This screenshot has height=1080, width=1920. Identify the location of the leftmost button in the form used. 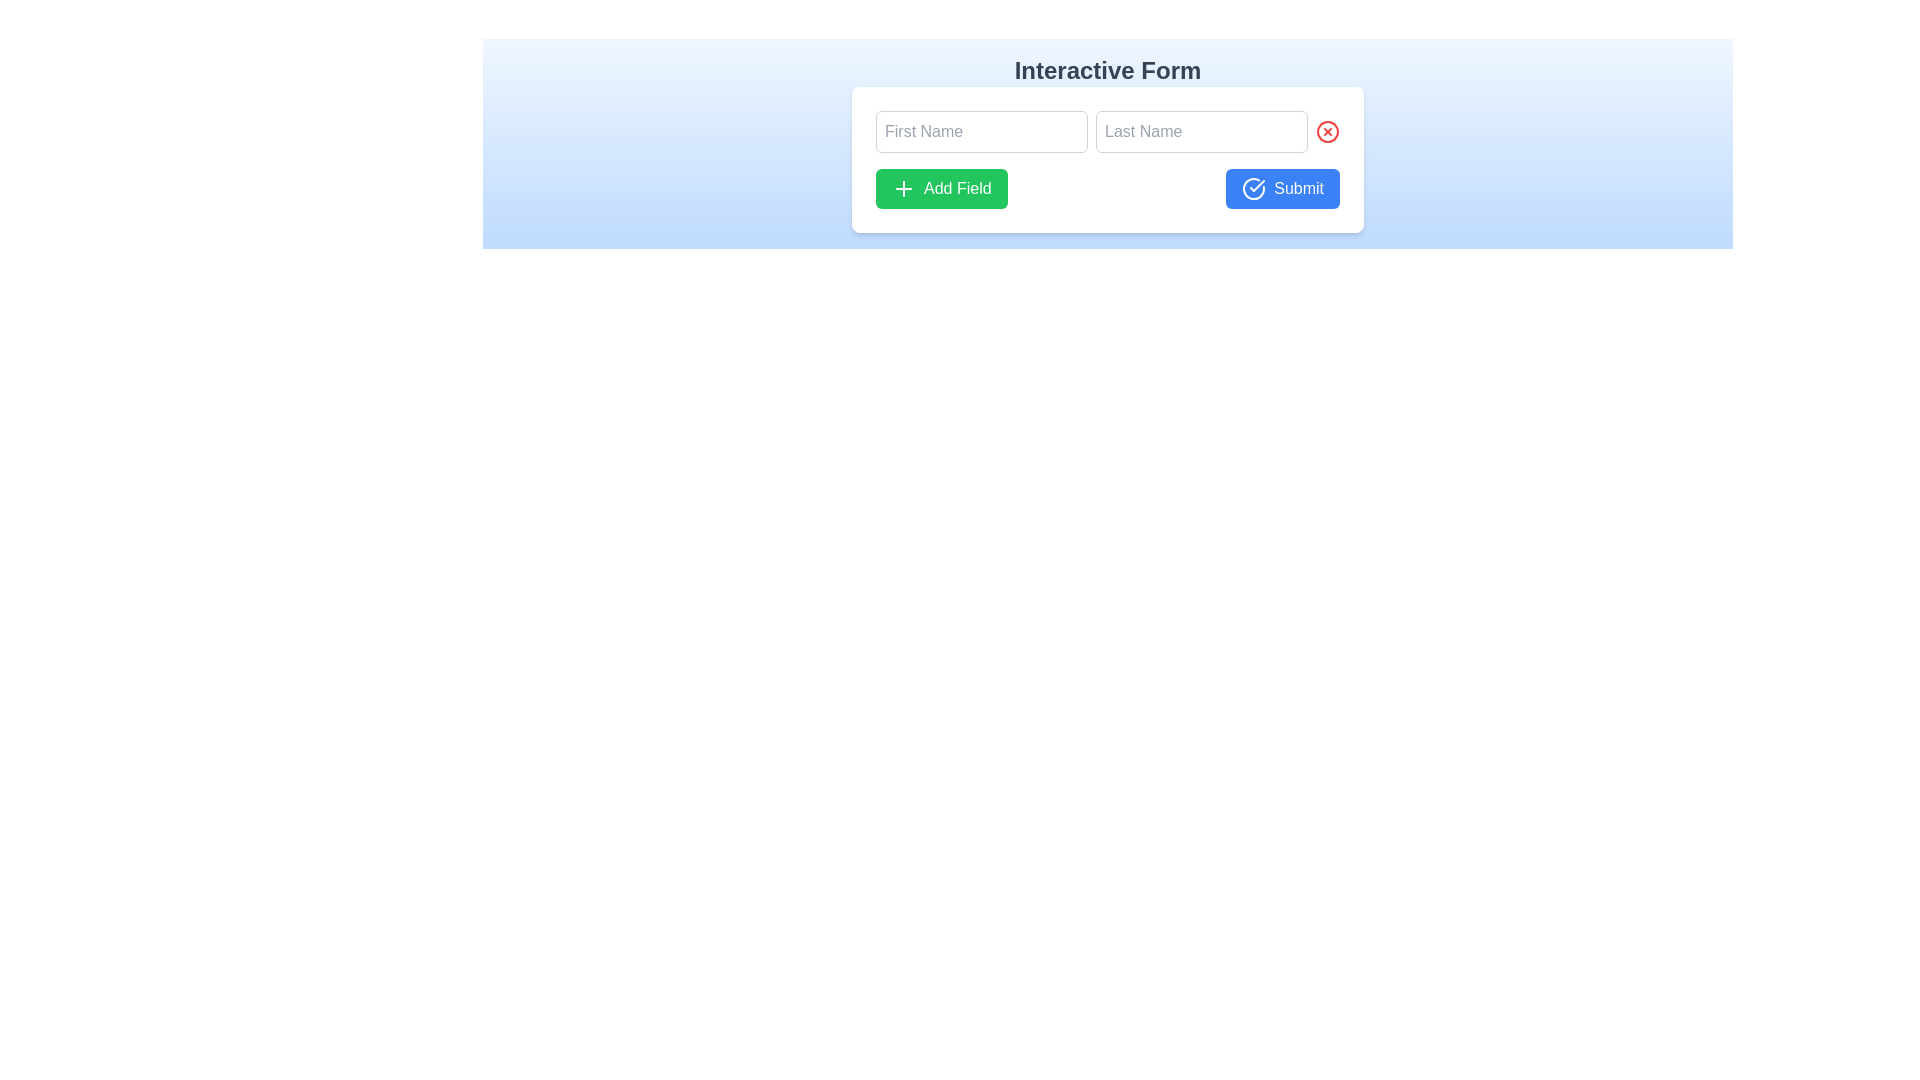
(940, 189).